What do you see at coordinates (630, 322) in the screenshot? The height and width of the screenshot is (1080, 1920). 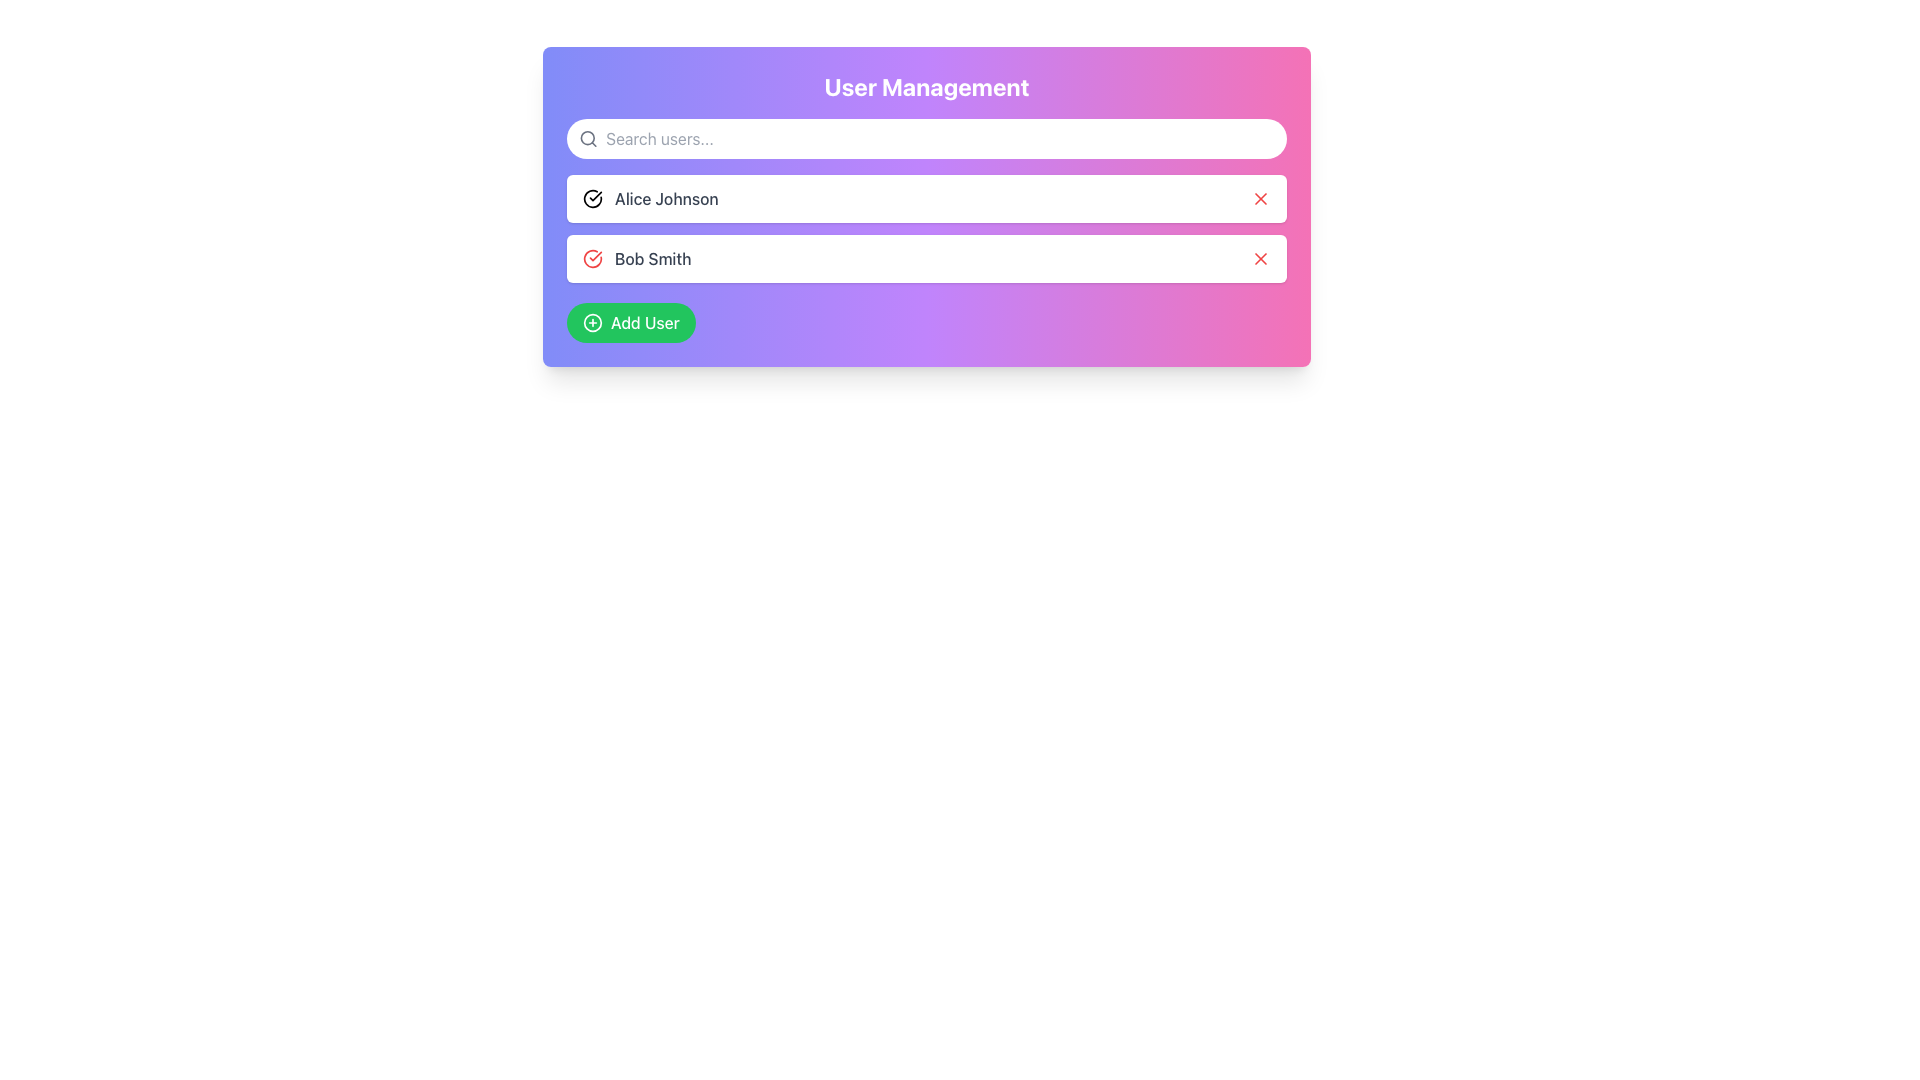 I see `the 'Add User' button, which is a rounded rectangular button with a green background and white text` at bounding box center [630, 322].